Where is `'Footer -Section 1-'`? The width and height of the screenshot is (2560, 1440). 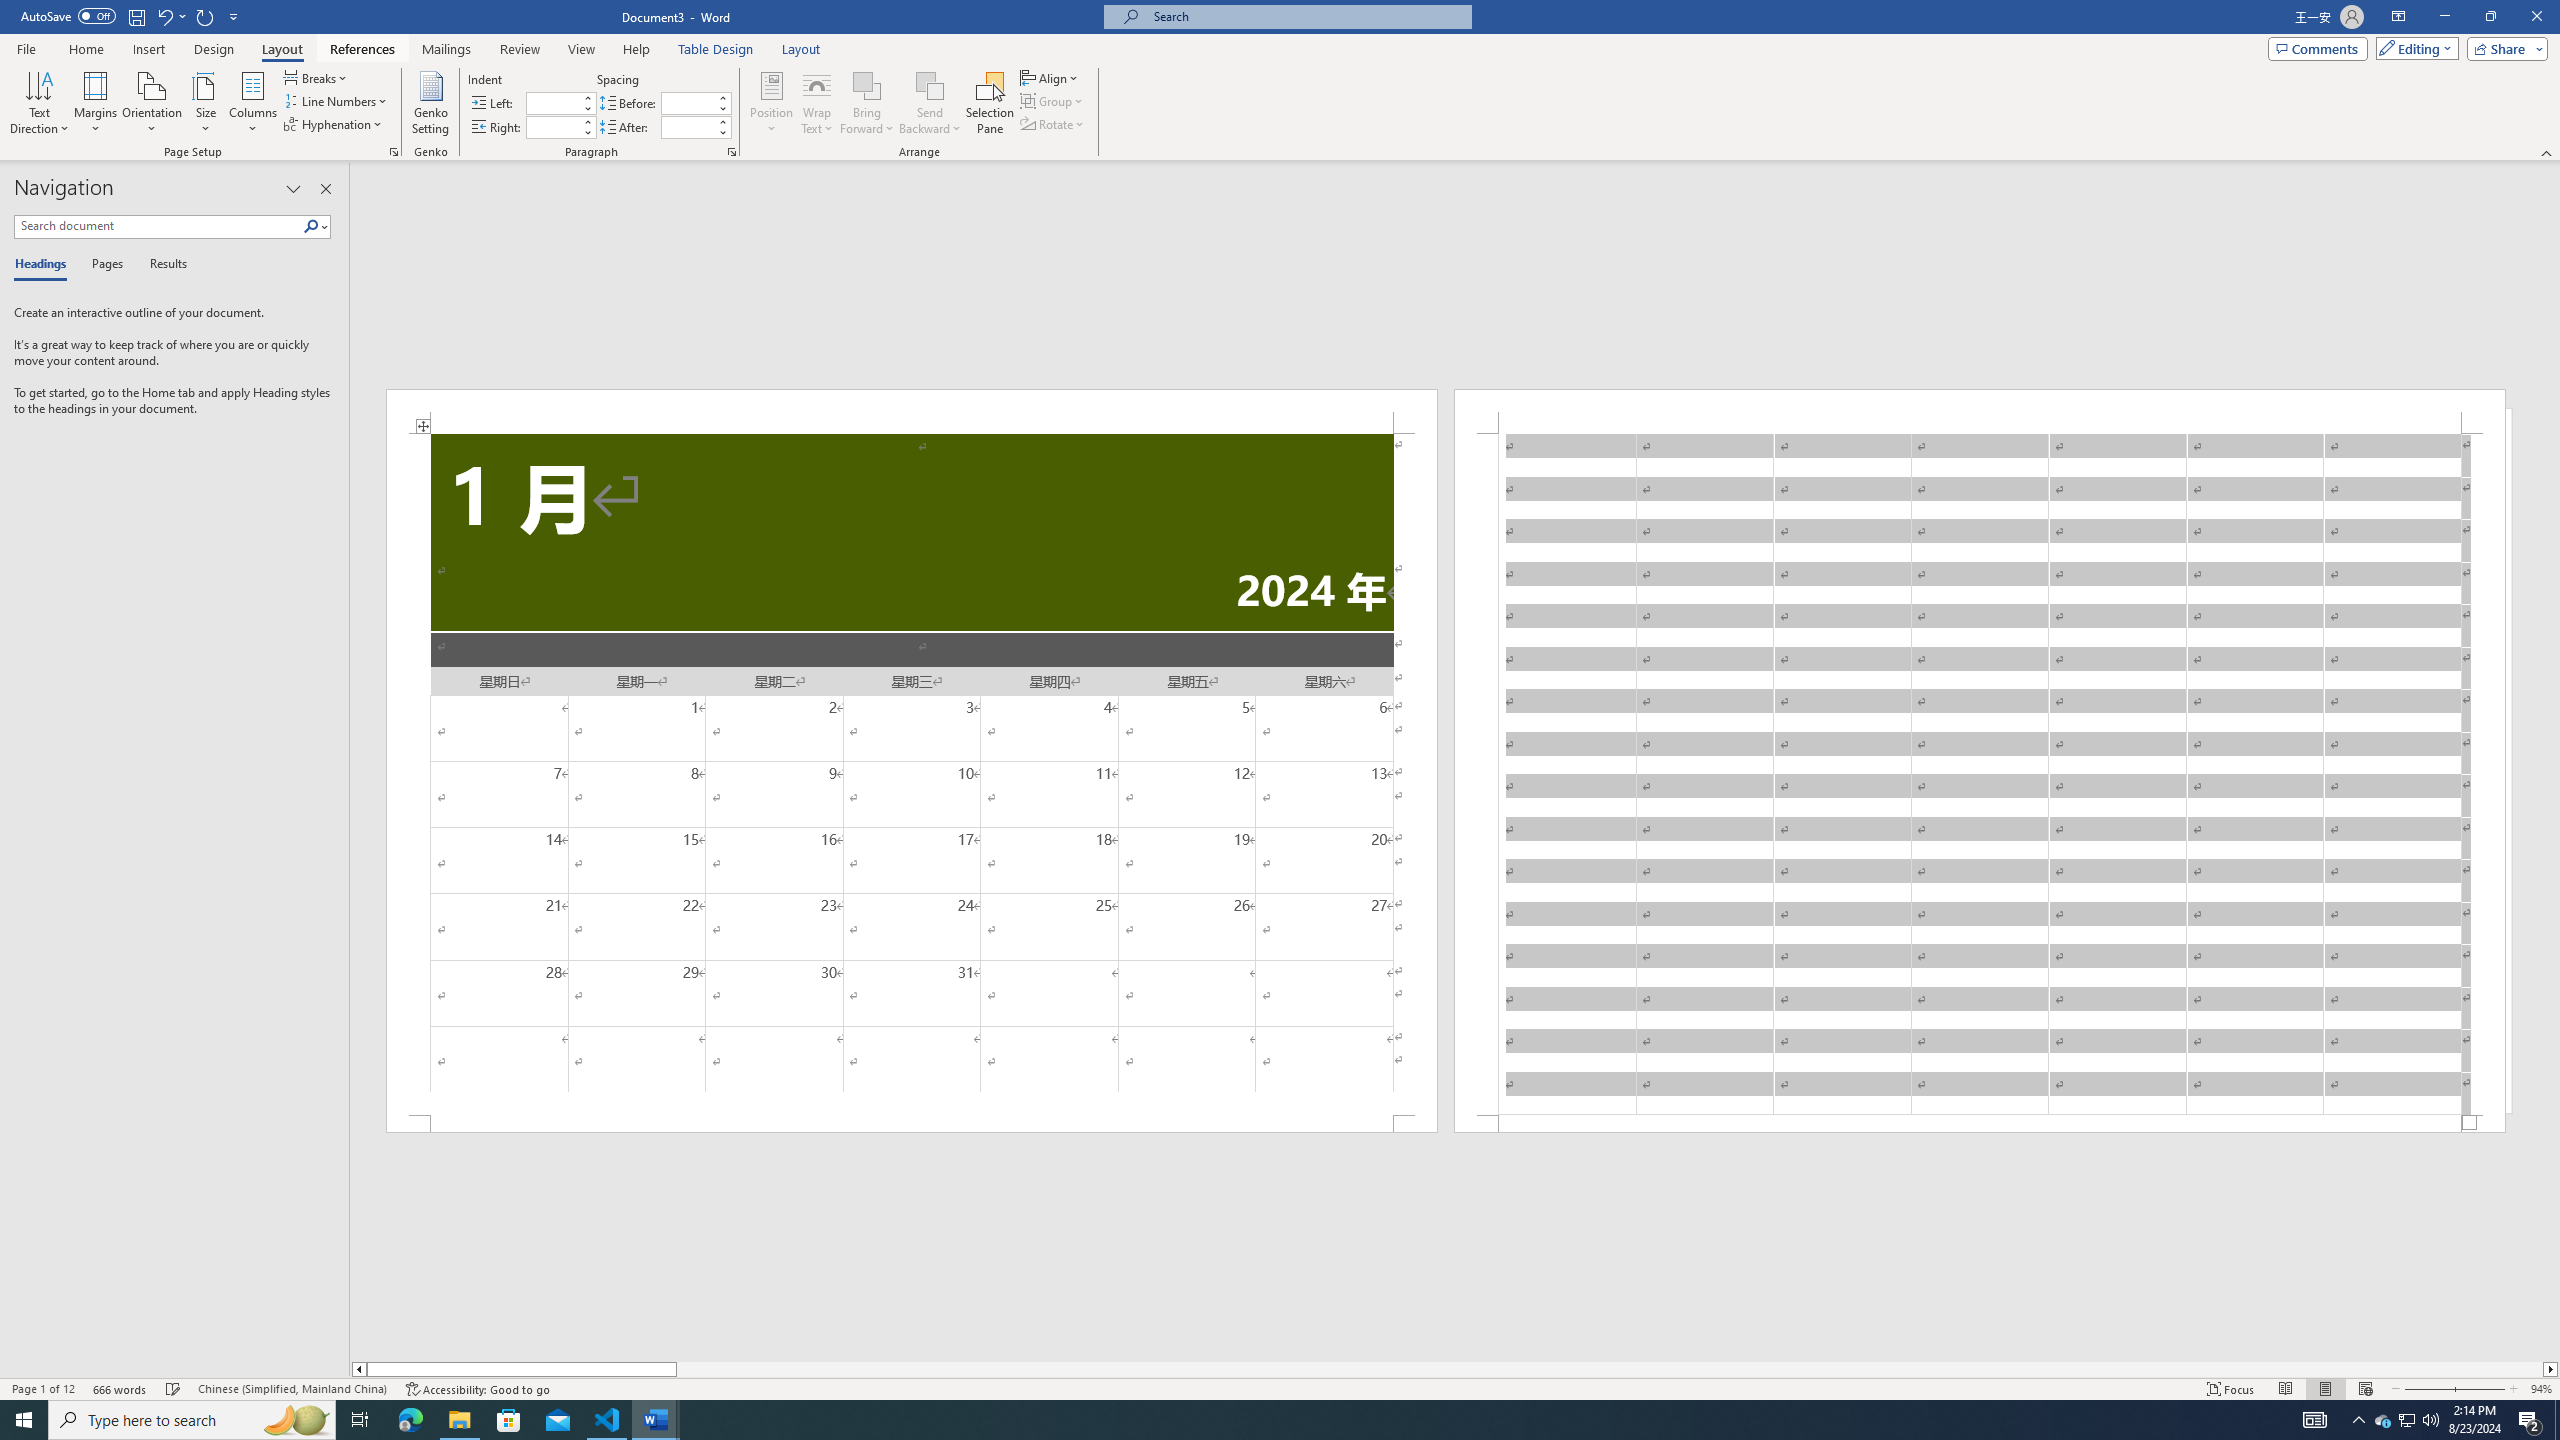
'Footer -Section 1-' is located at coordinates (1980, 1122).